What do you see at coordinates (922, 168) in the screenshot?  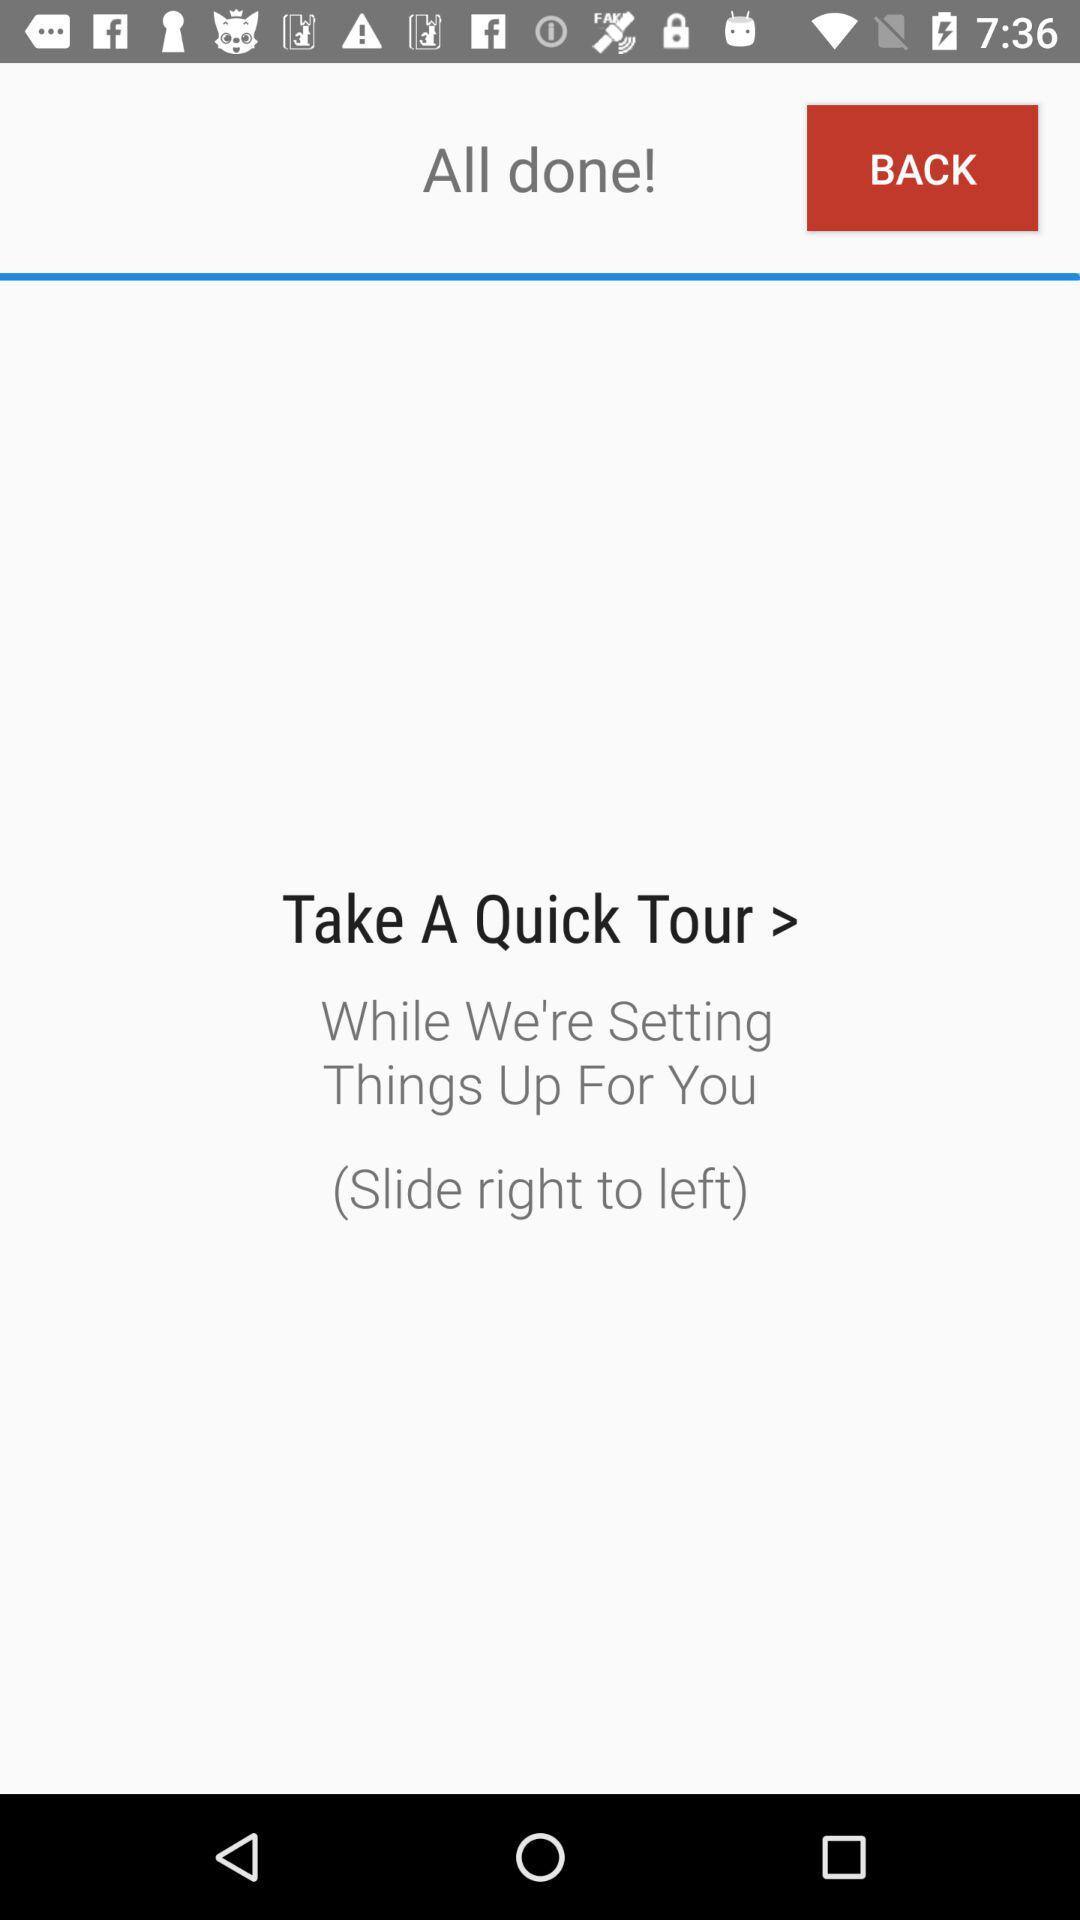 I see `the icon to the right of the all done! item` at bounding box center [922, 168].